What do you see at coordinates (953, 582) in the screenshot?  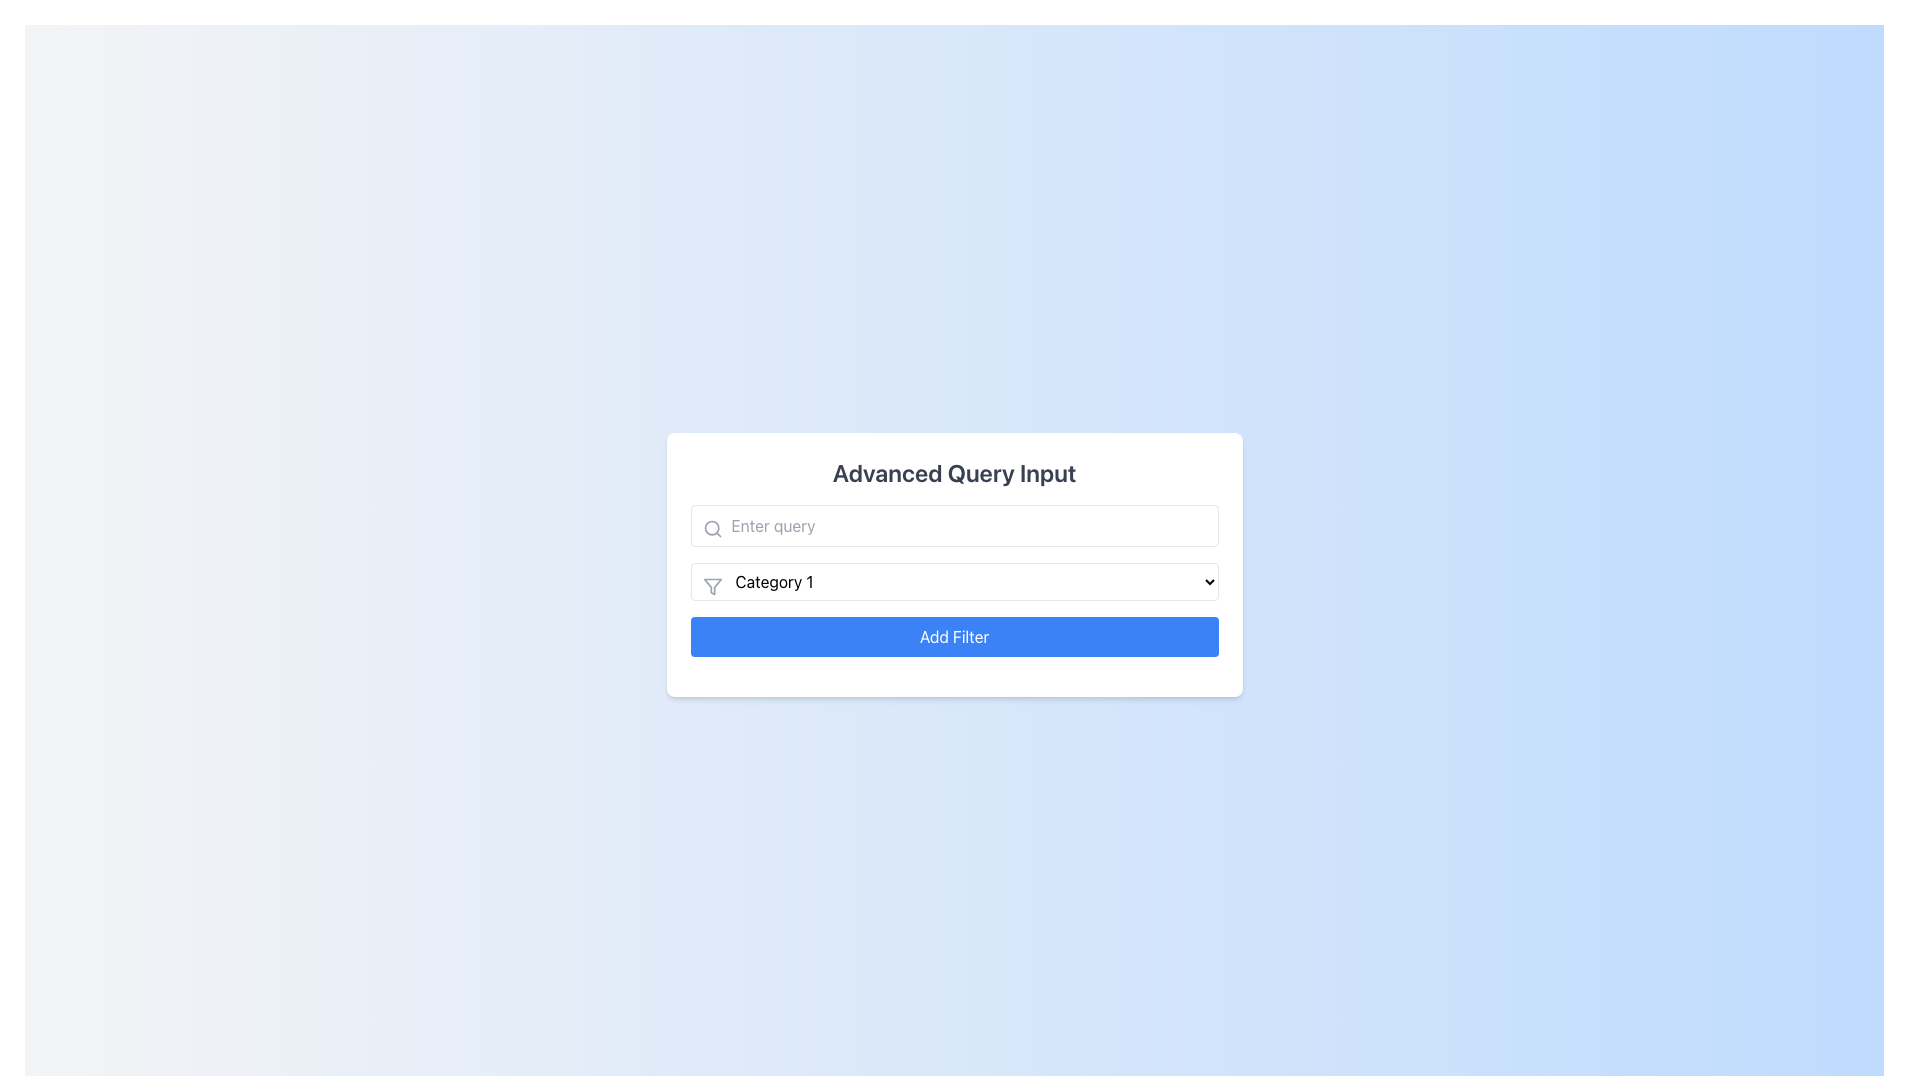 I see `the dropdown menu labeled 'Category 1'` at bounding box center [953, 582].